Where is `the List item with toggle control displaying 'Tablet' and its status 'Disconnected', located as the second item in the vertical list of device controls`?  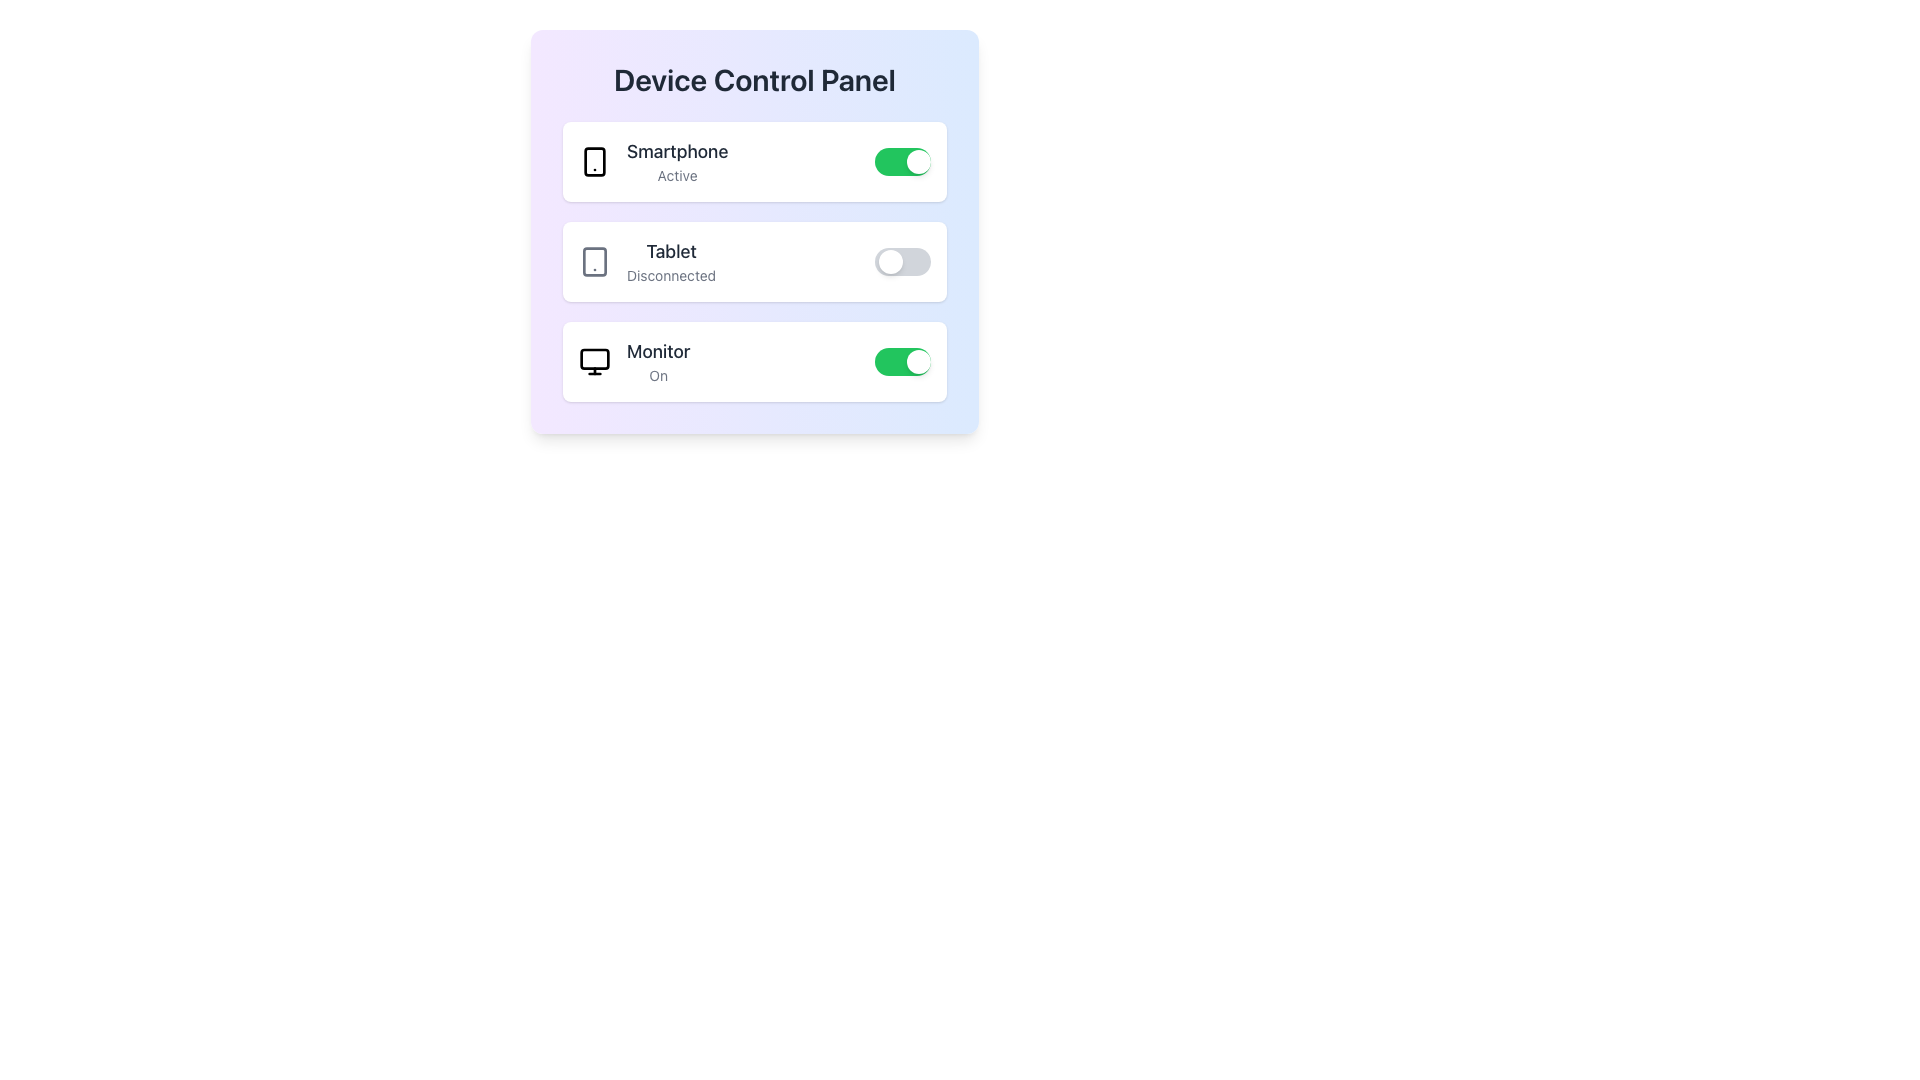 the List item with toggle control displaying 'Tablet' and its status 'Disconnected', located as the second item in the vertical list of device controls is located at coordinates (753, 261).